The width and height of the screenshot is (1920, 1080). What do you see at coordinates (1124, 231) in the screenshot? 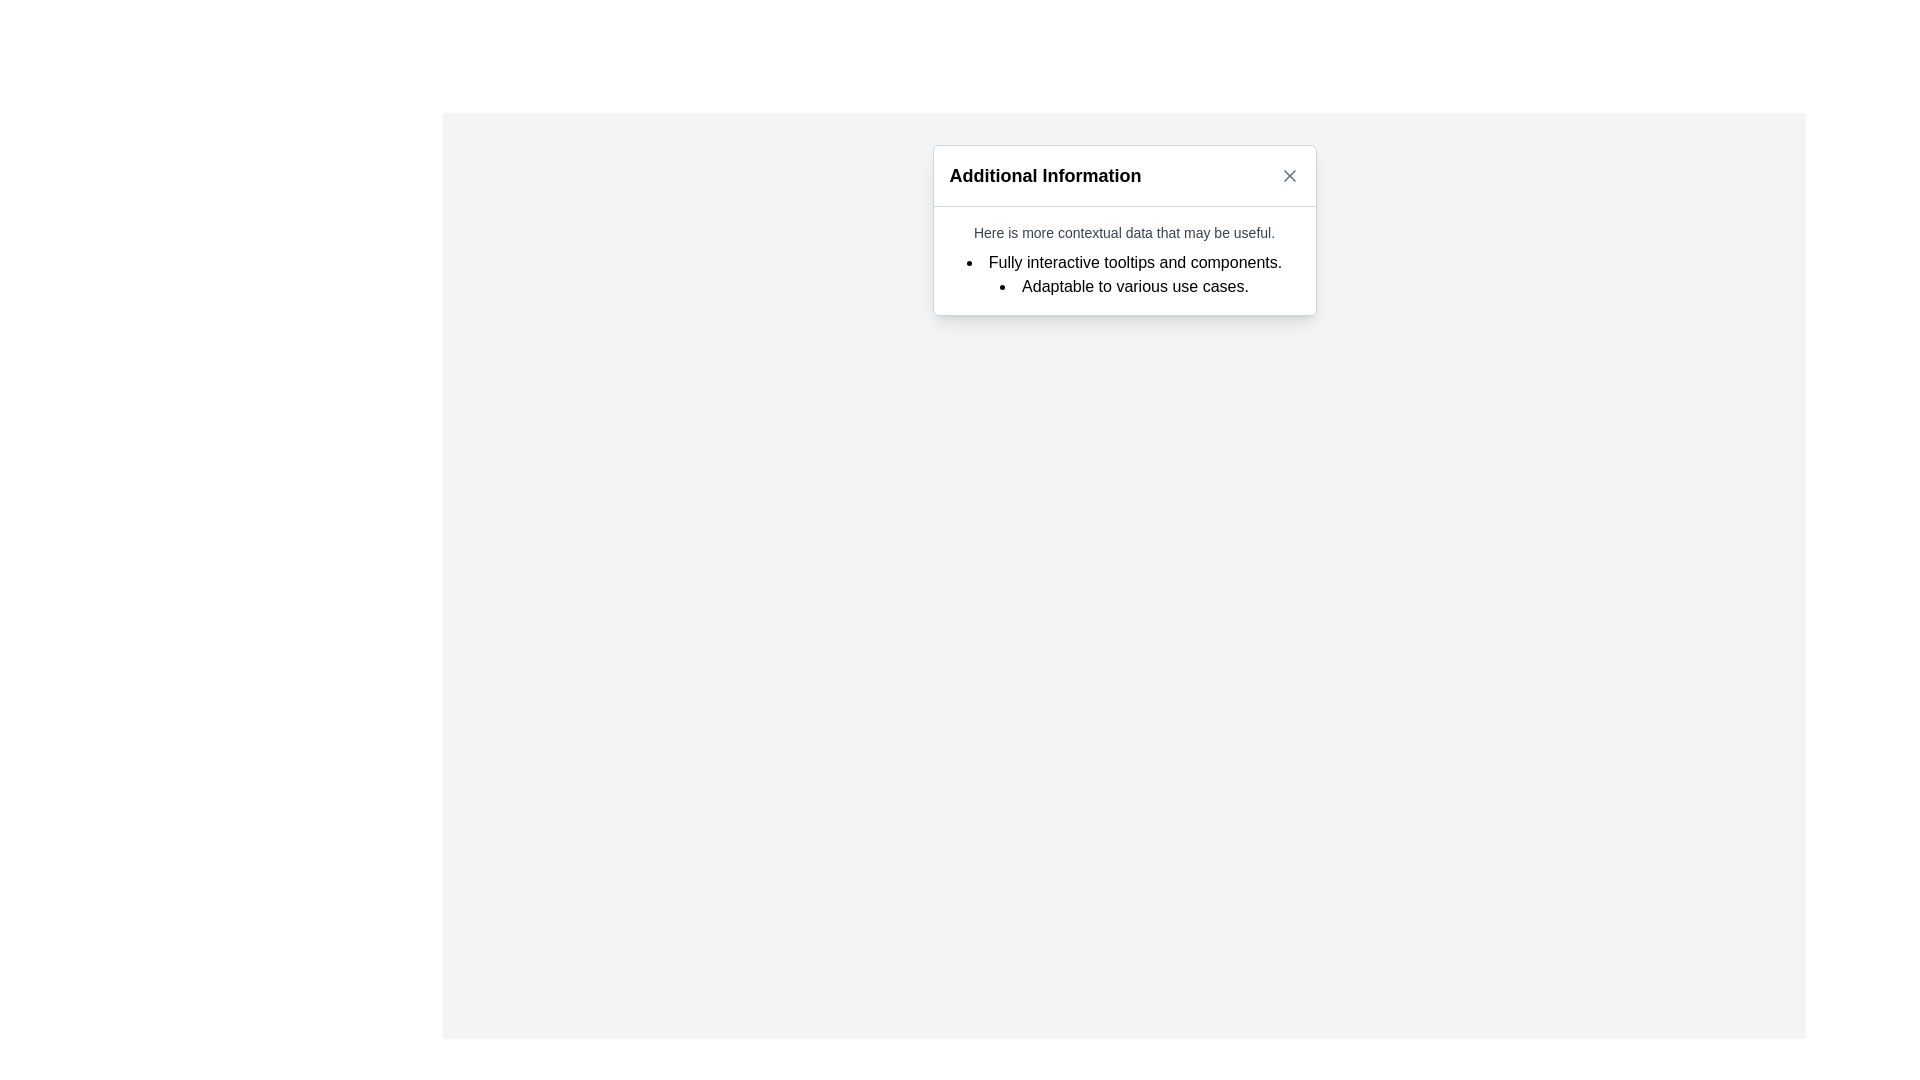
I see `the informational text reading 'Here is more contextual data that may be useful.'` at bounding box center [1124, 231].